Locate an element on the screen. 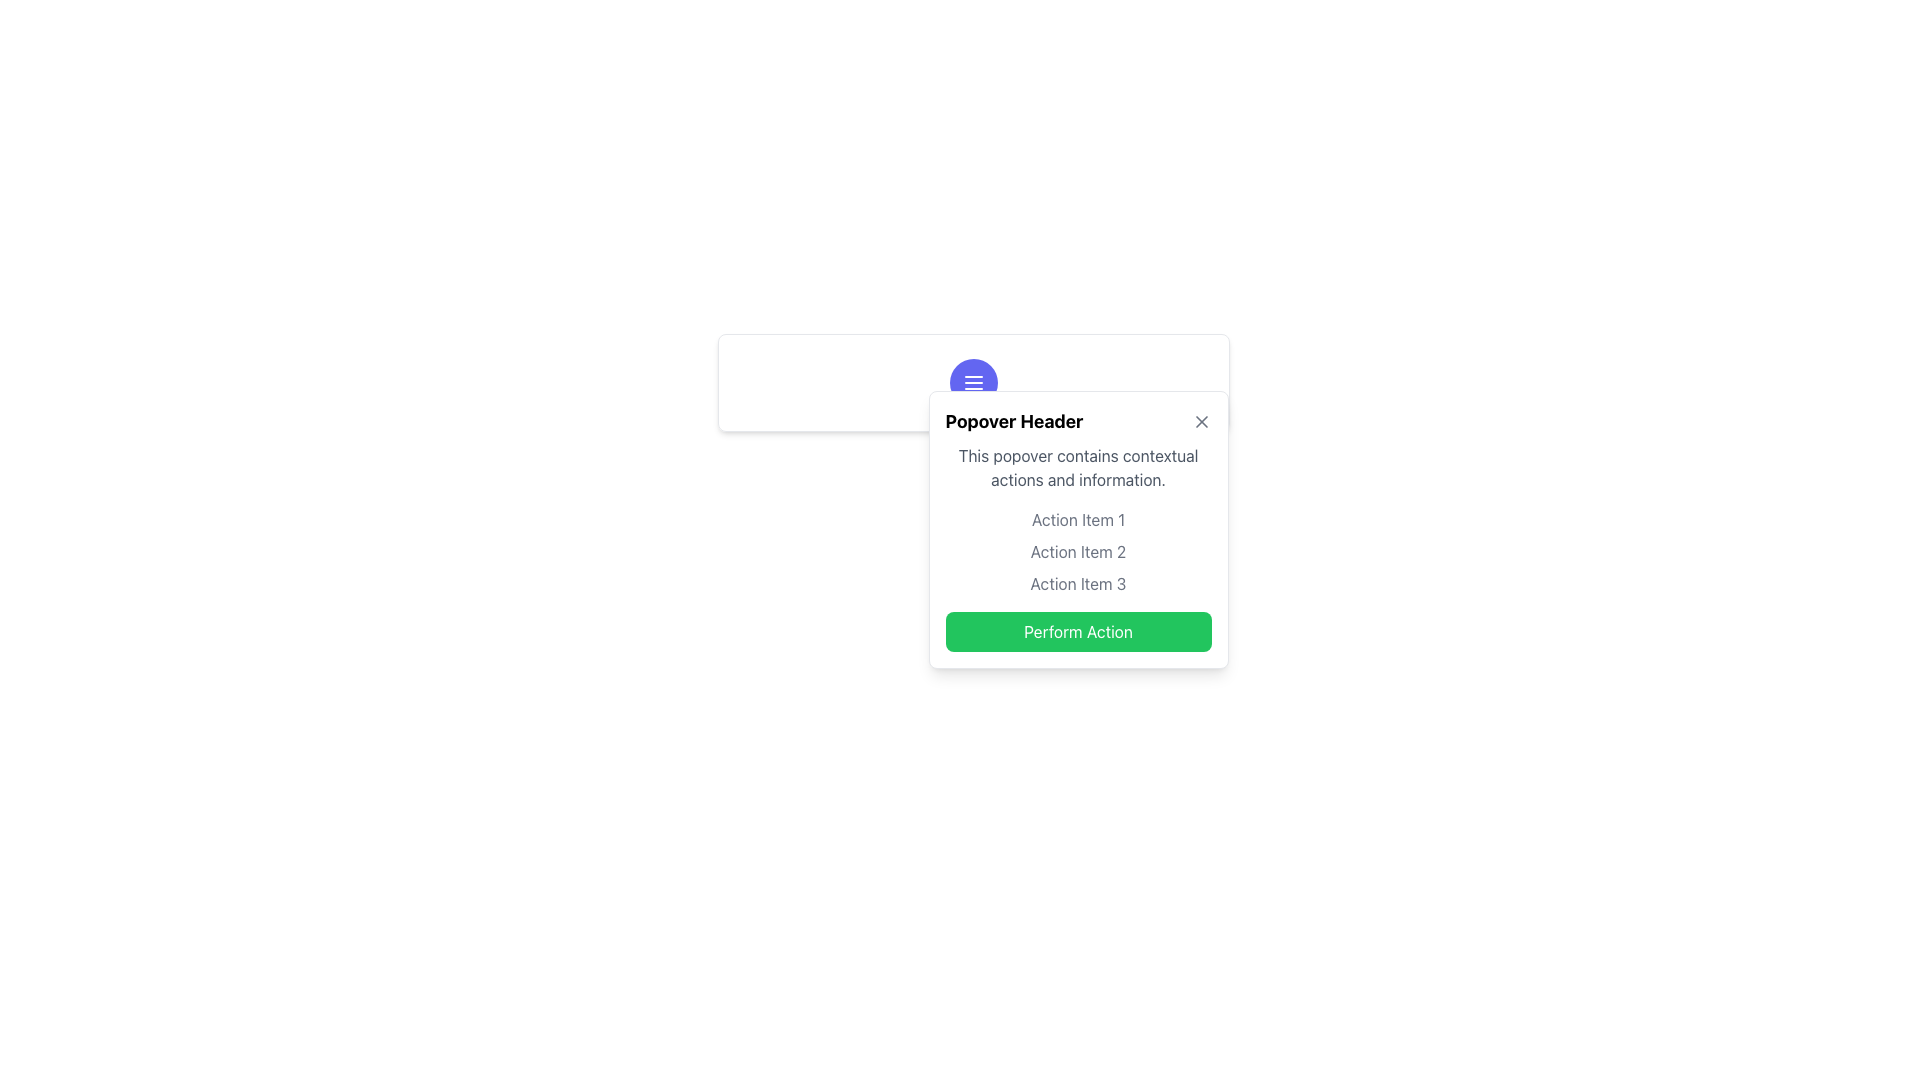 Image resolution: width=1920 pixels, height=1080 pixels. the Close Icon (SVG Component) located in the upper-right corner of the popover is located at coordinates (1200, 420).